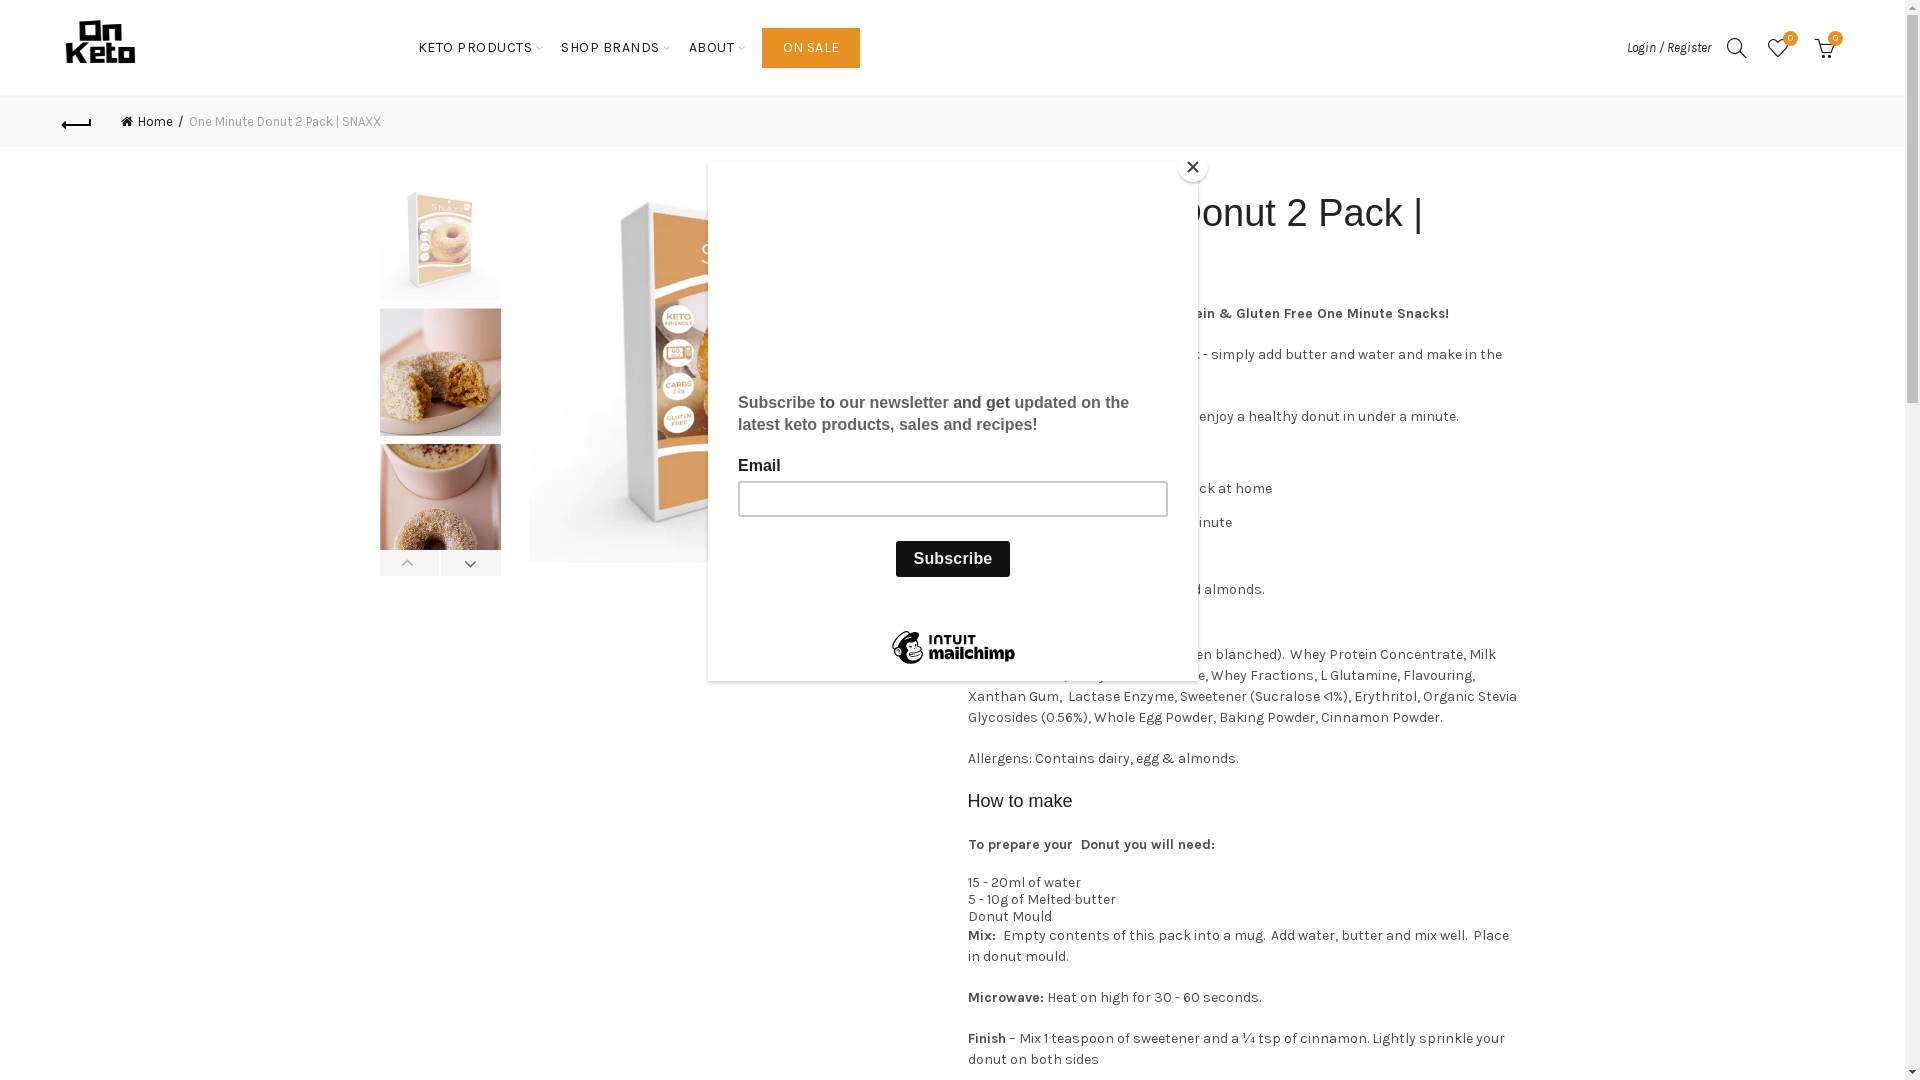  I want to click on 'ABOUT', so click(711, 46).